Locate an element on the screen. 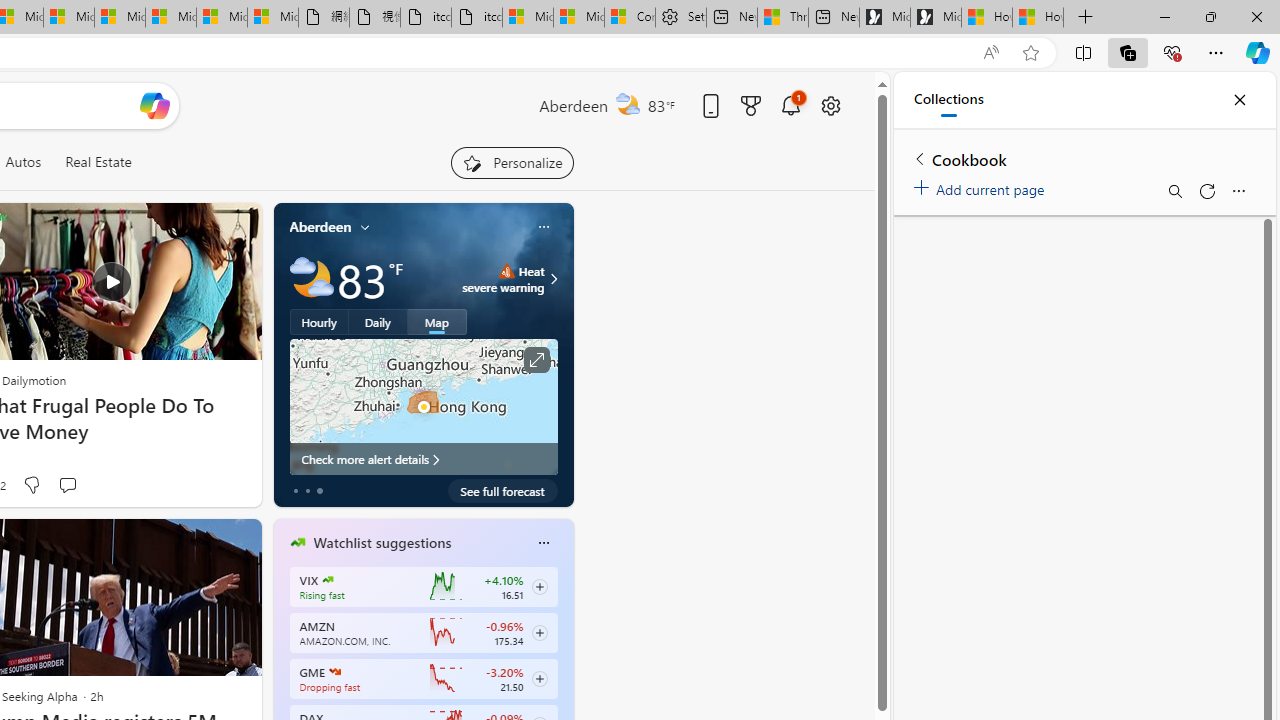 This screenshot has width=1280, height=720. 'Daily' is located at coordinates (378, 320).